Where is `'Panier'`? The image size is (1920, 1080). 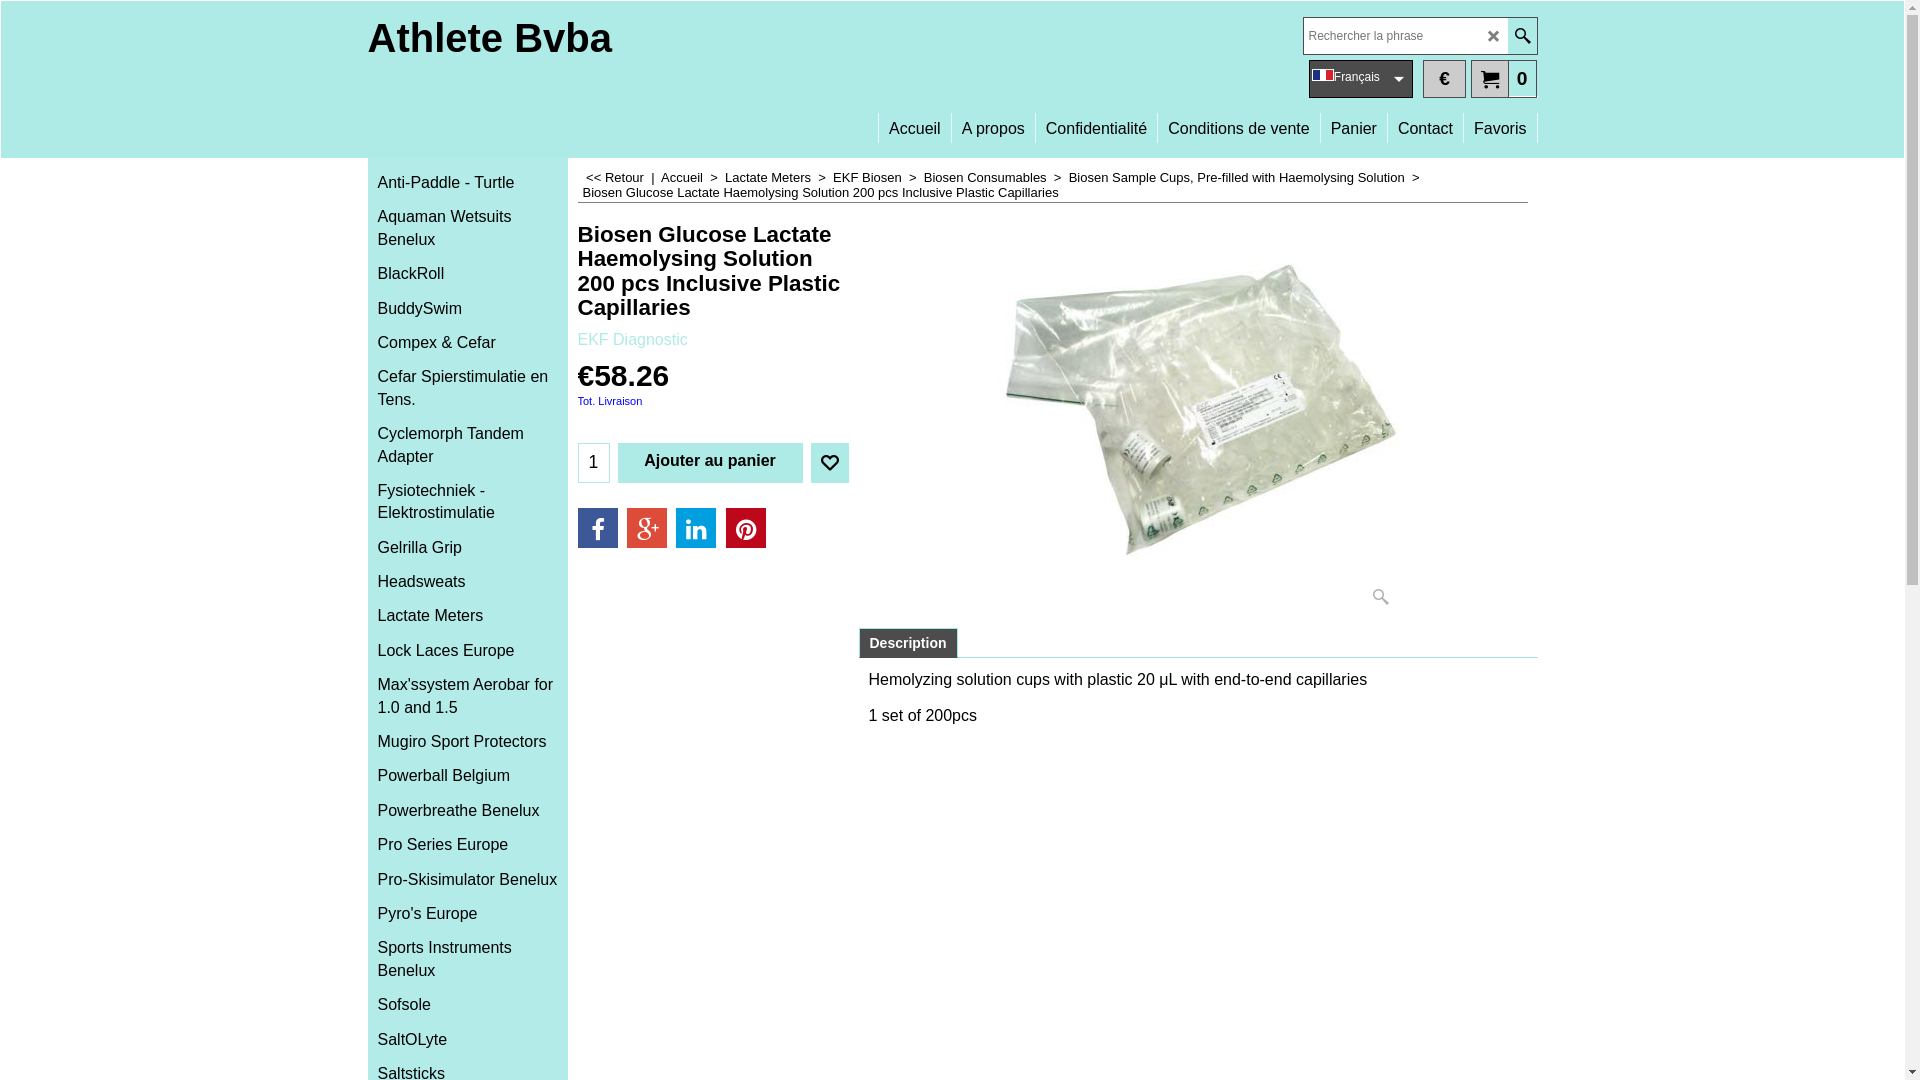 'Panier' is located at coordinates (1320, 119).